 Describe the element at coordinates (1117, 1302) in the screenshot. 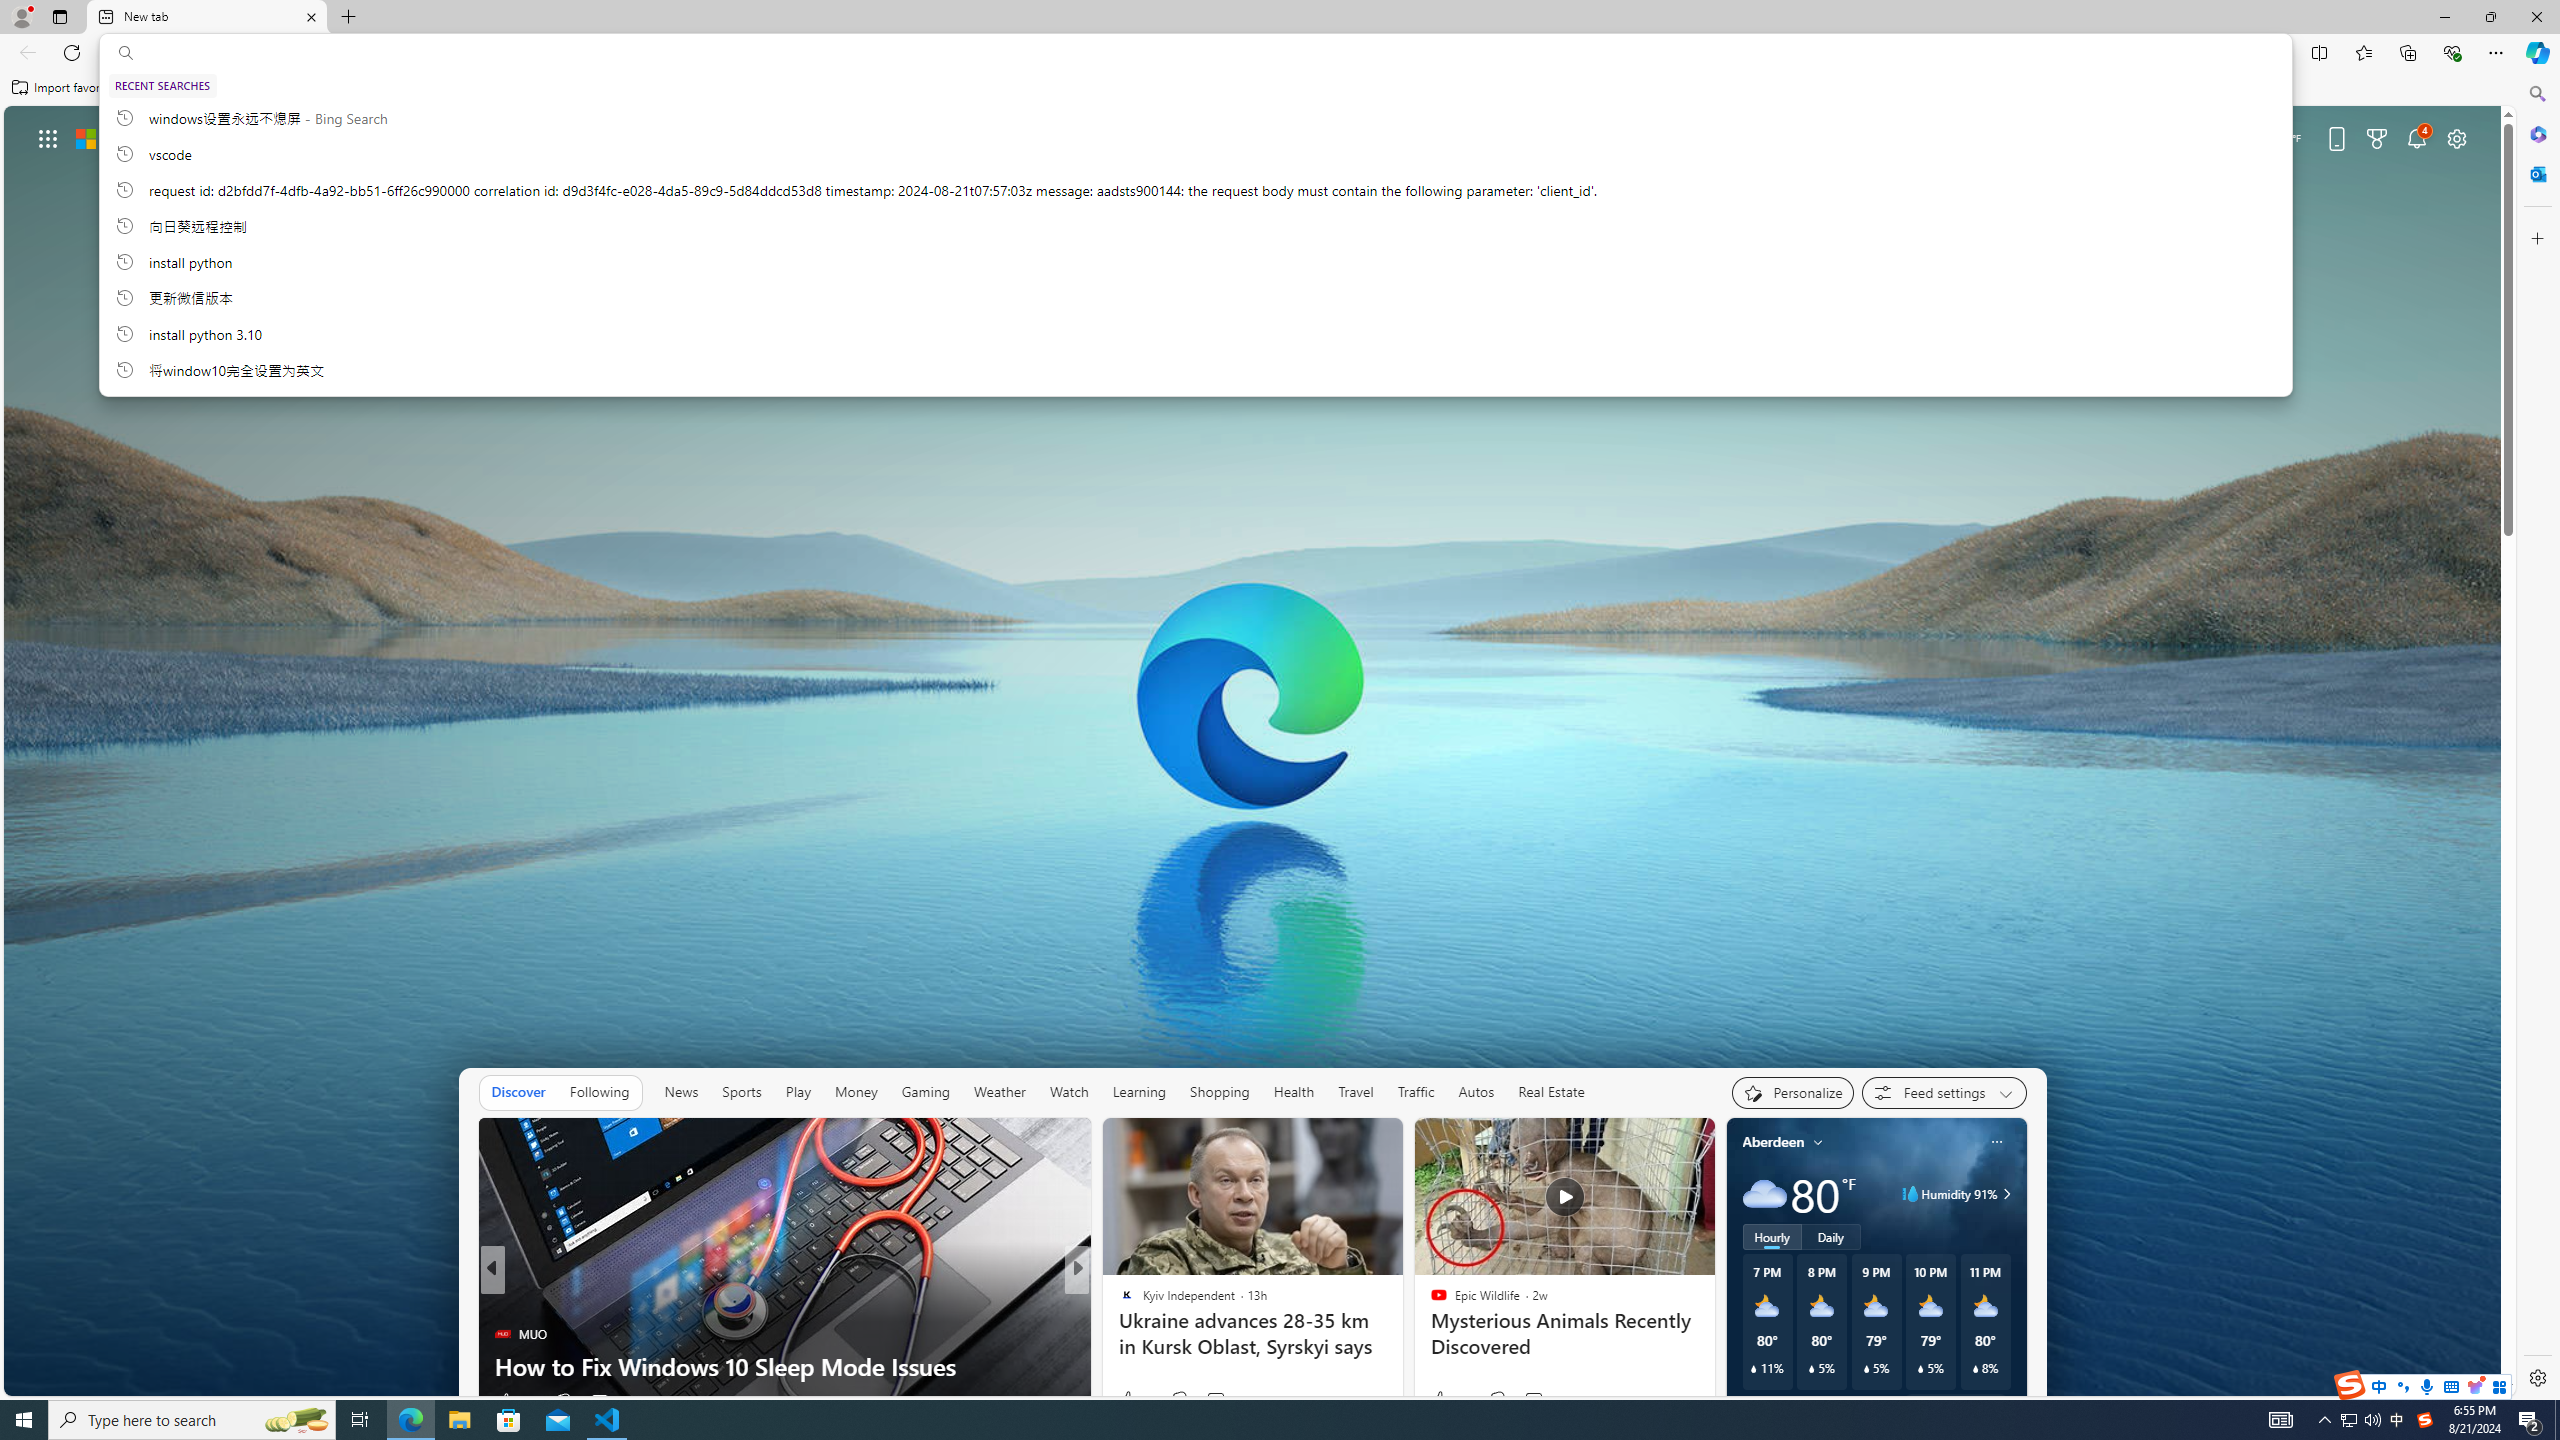

I see `'Ansa'` at that location.